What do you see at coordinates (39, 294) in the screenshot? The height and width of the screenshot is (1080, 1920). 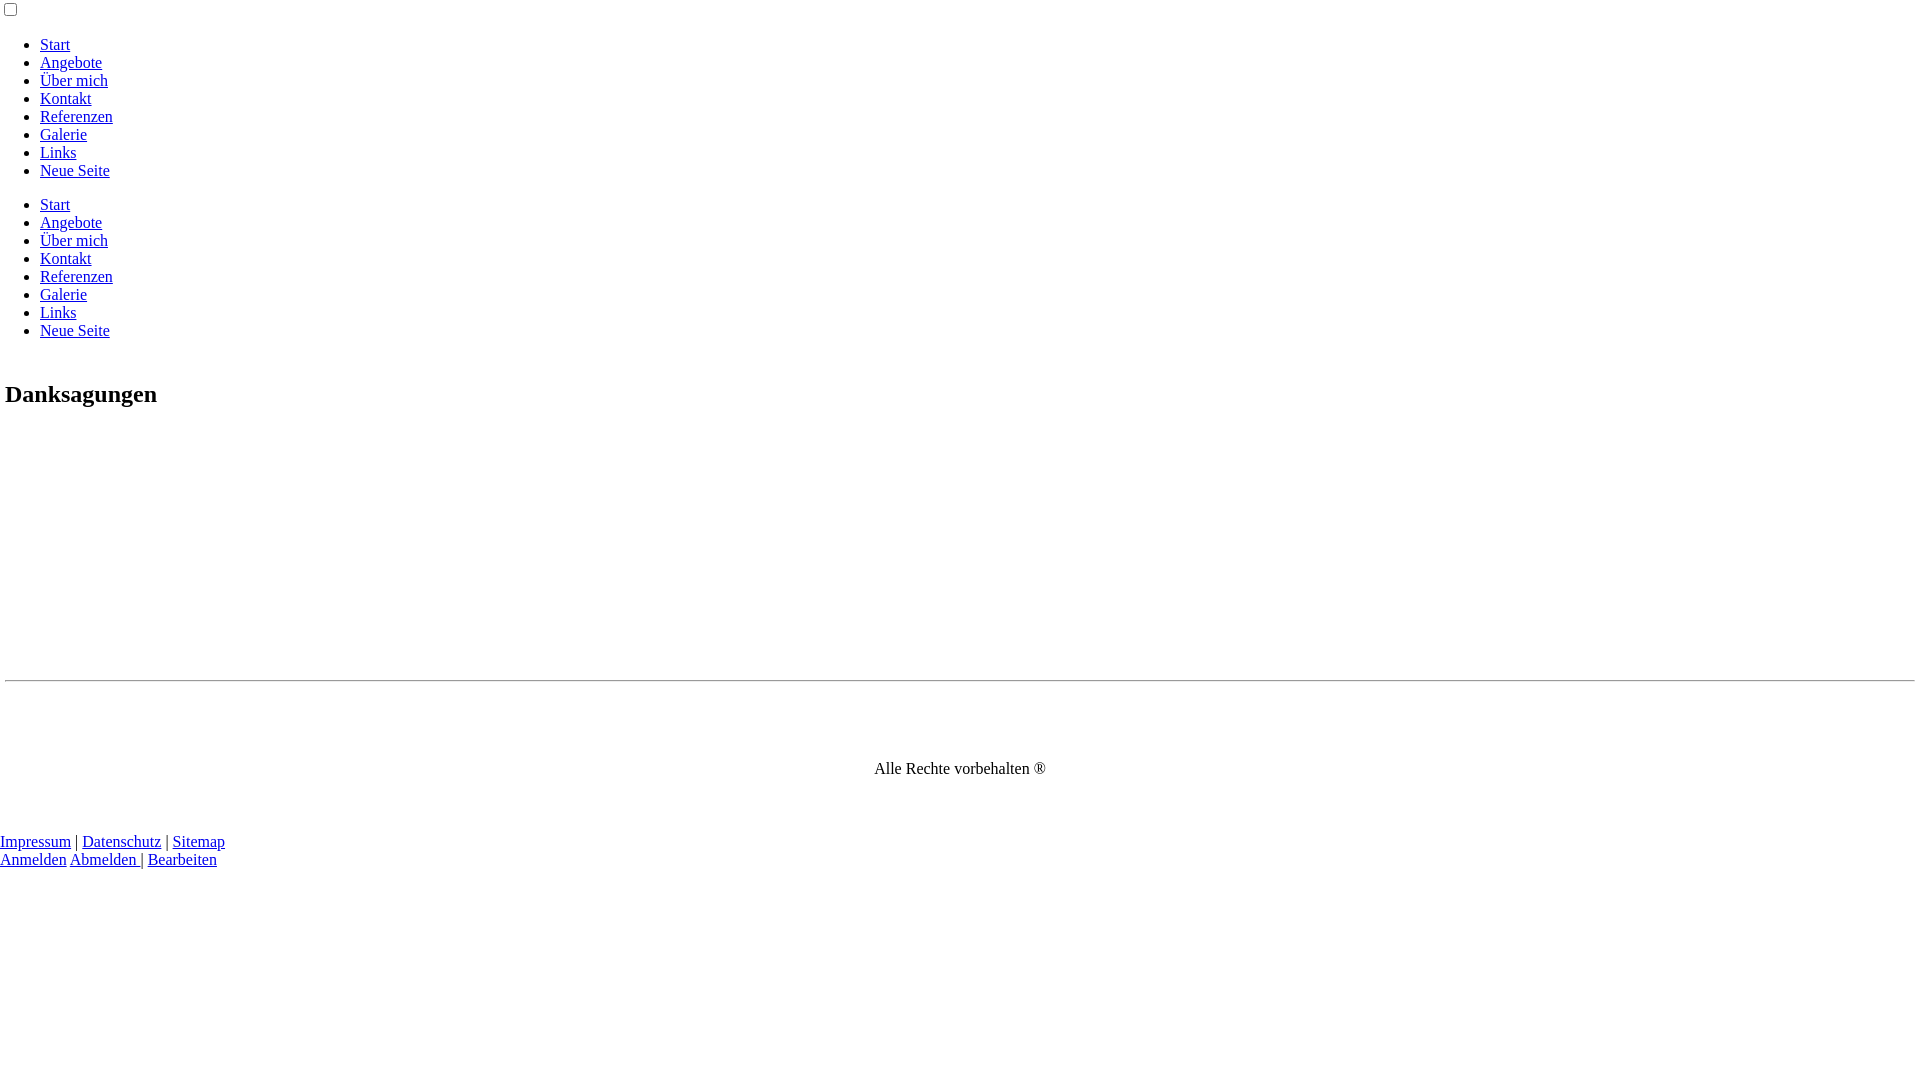 I see `'Galerie'` at bounding box center [39, 294].